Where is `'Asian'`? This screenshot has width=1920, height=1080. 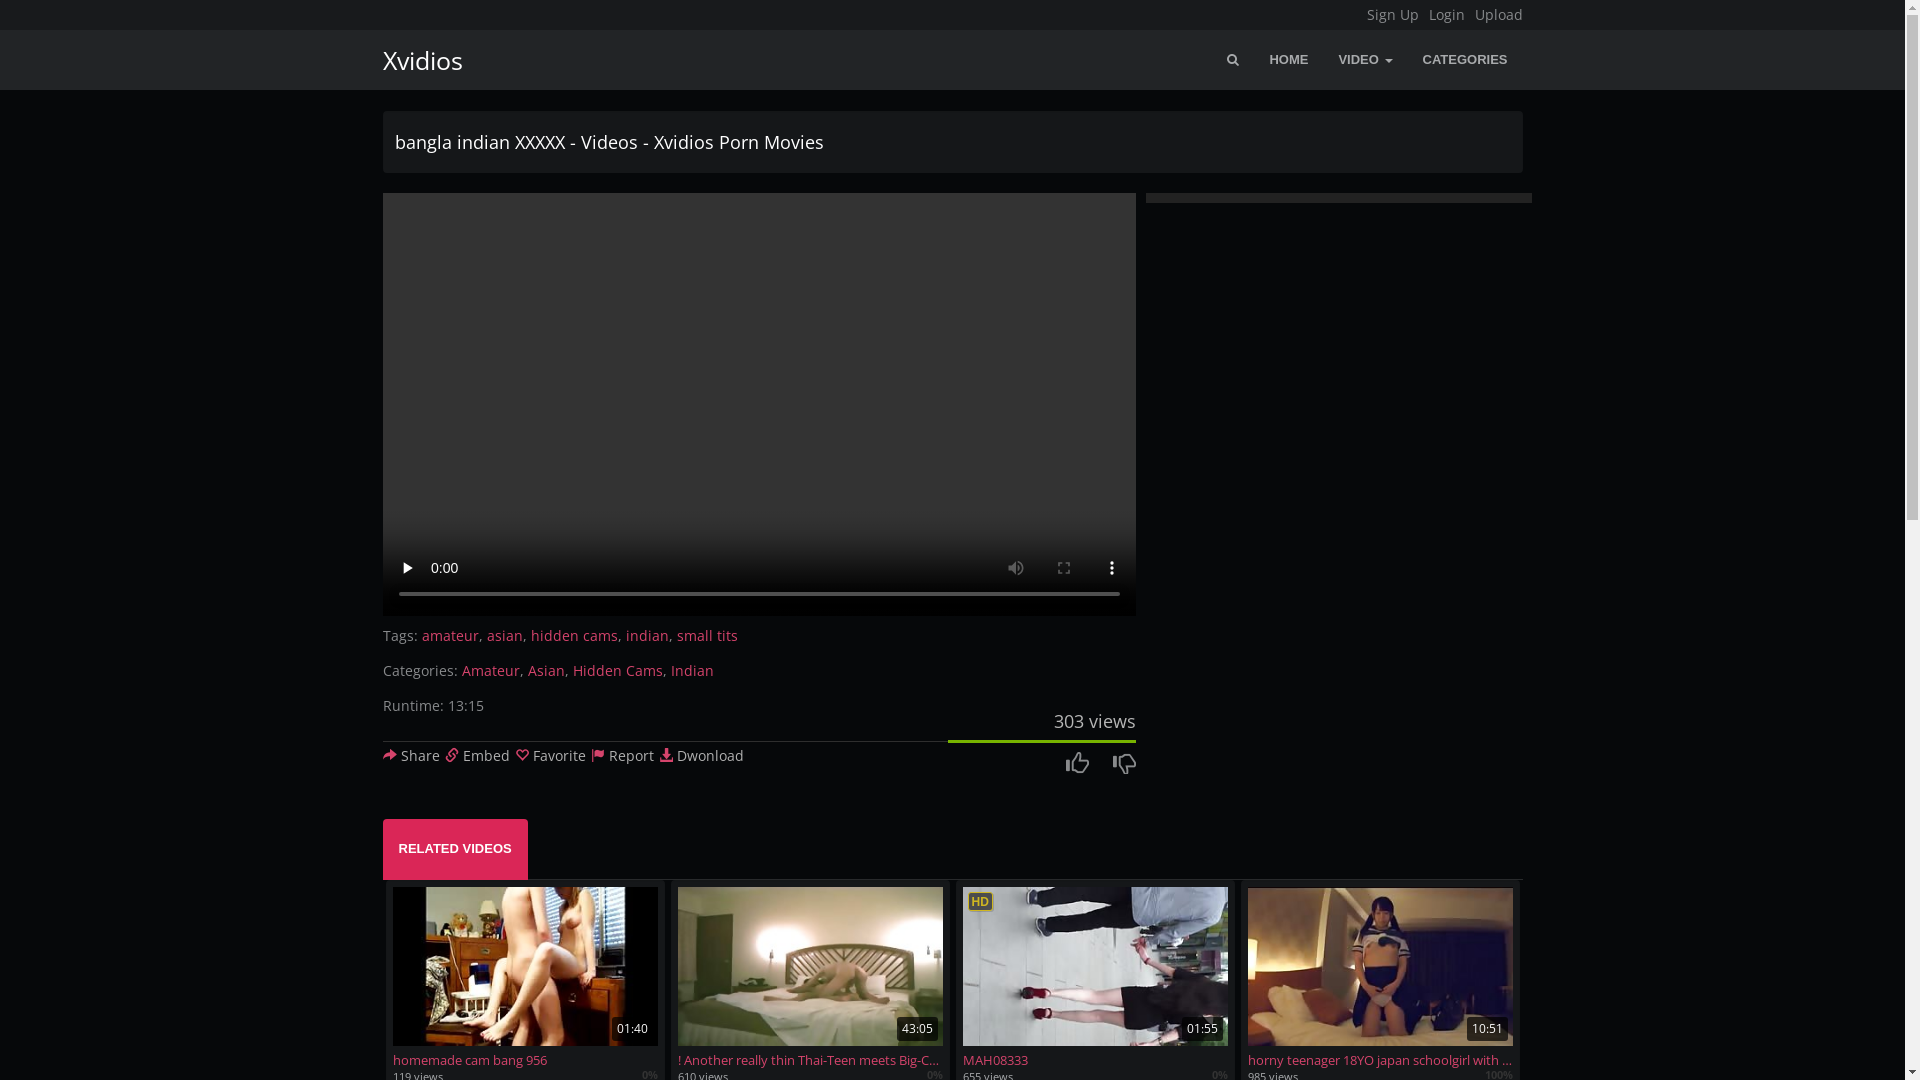
'Asian' is located at coordinates (546, 670).